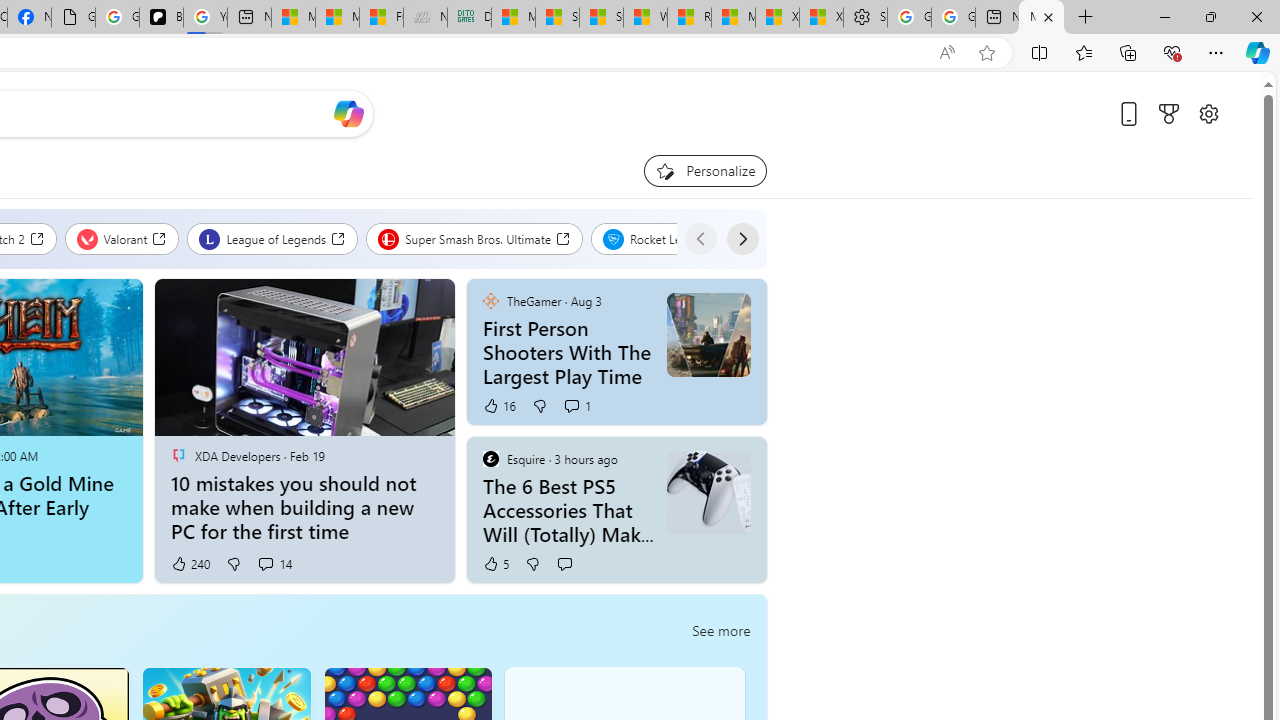  What do you see at coordinates (490, 300) in the screenshot?
I see `'TheGamer'` at bounding box center [490, 300].